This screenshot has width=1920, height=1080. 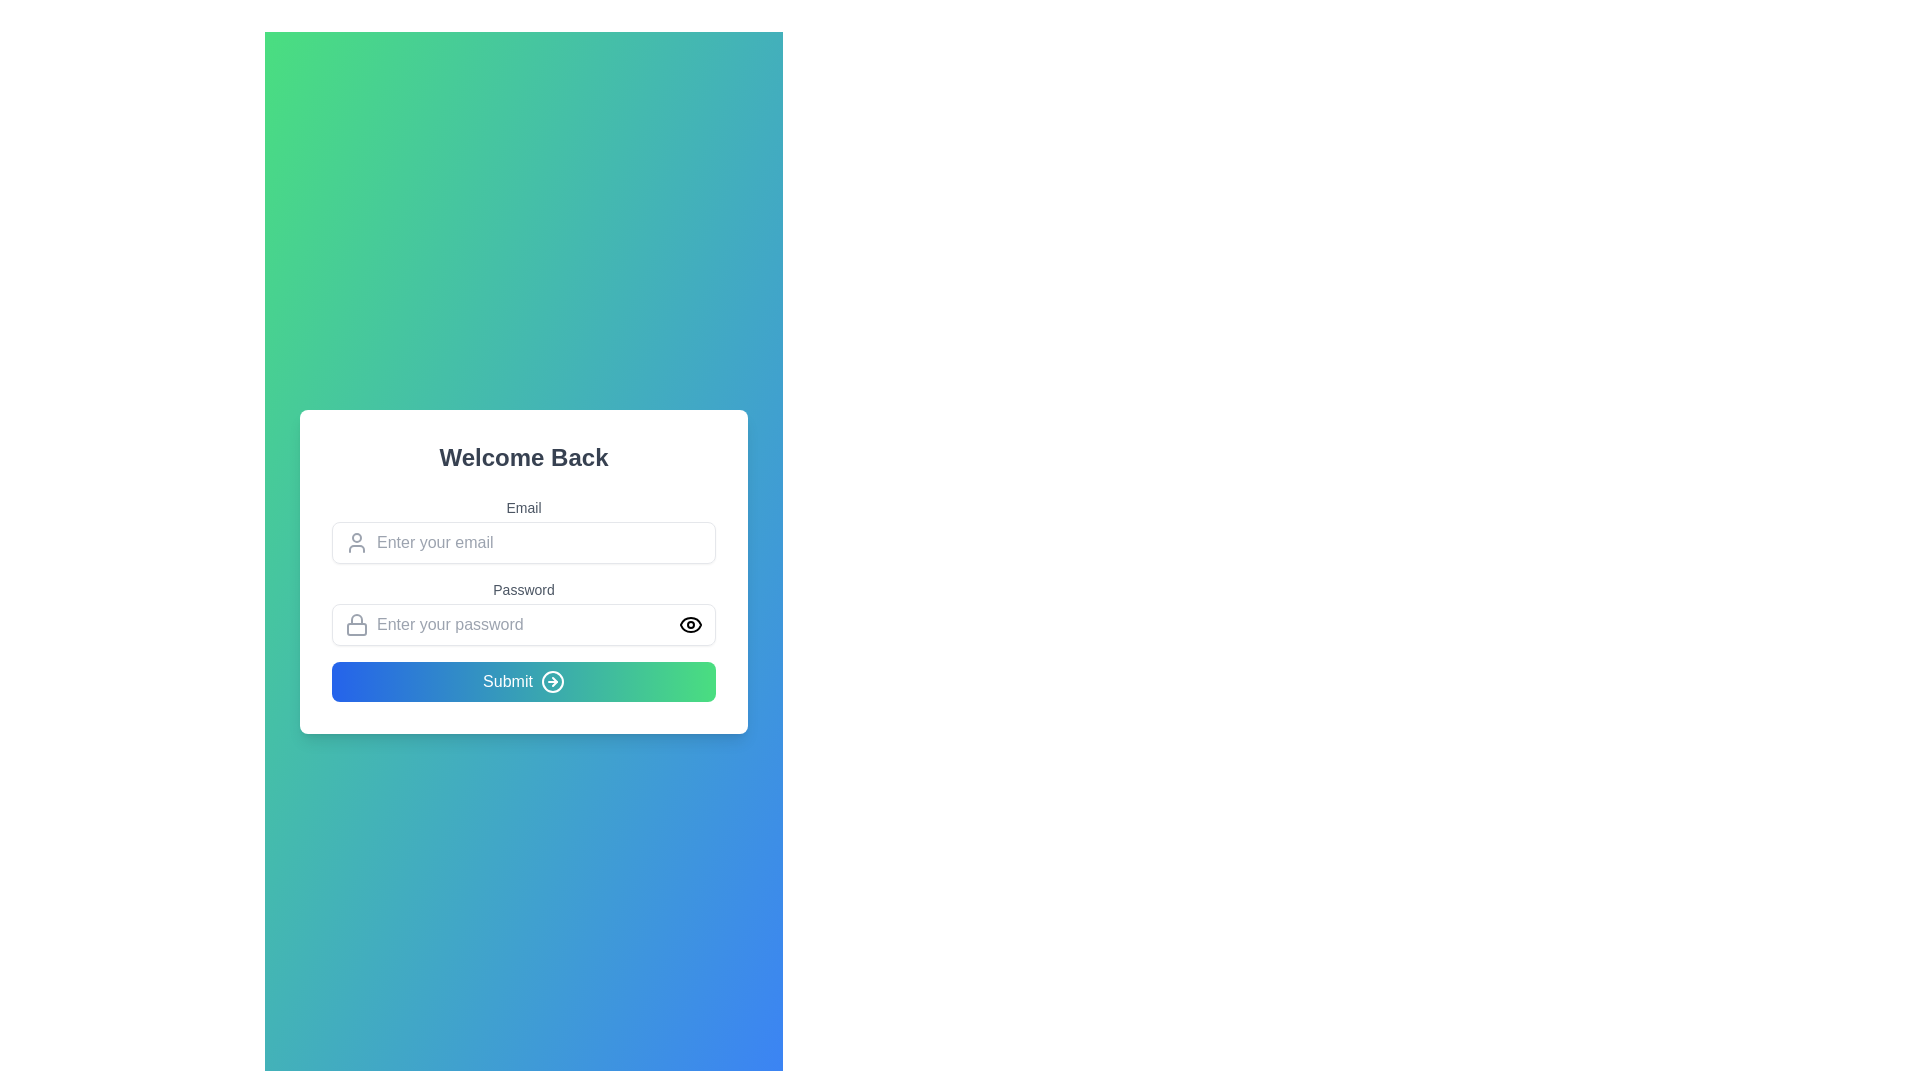 I want to click on the lower portion of the lock icon, which represents security or password protection, located to the left of the 'Password' input field, so click(x=356, y=628).